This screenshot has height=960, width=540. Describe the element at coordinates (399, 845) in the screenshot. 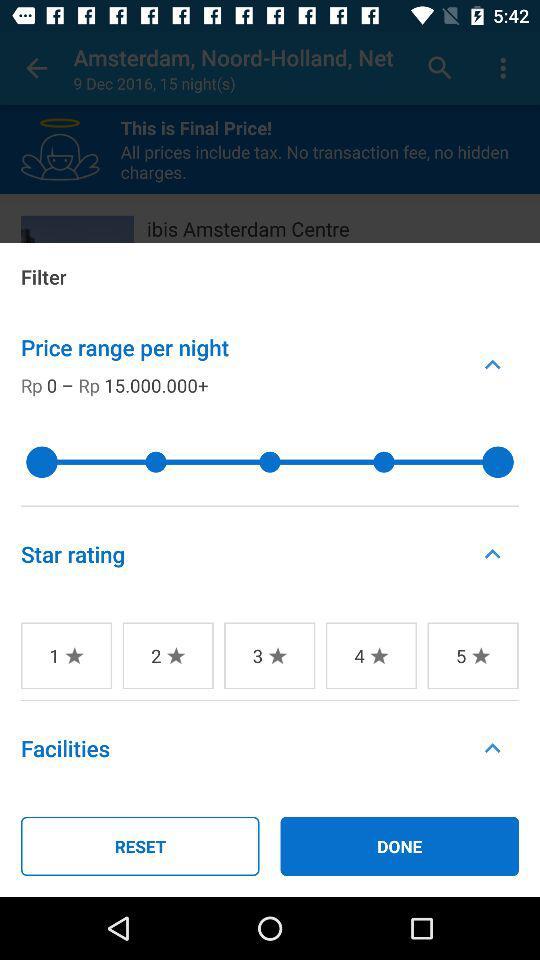

I see `done icon` at that location.